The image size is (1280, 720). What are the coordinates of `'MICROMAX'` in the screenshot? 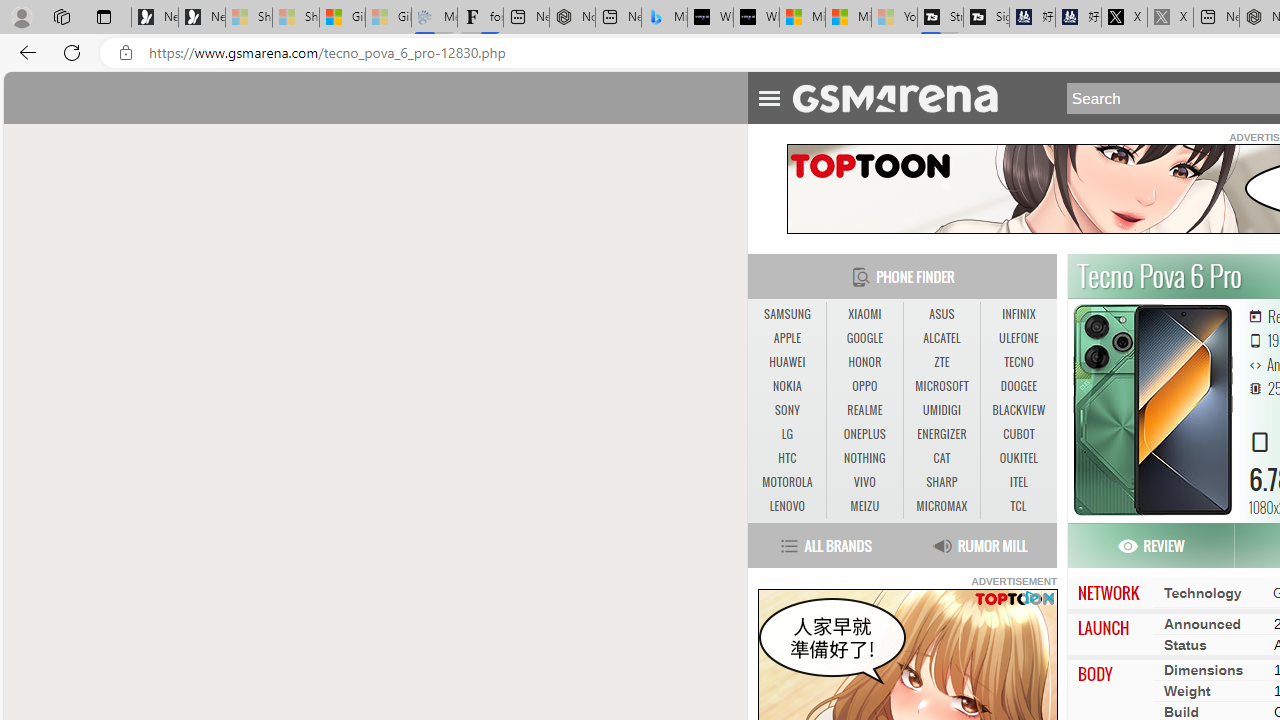 It's located at (940, 505).